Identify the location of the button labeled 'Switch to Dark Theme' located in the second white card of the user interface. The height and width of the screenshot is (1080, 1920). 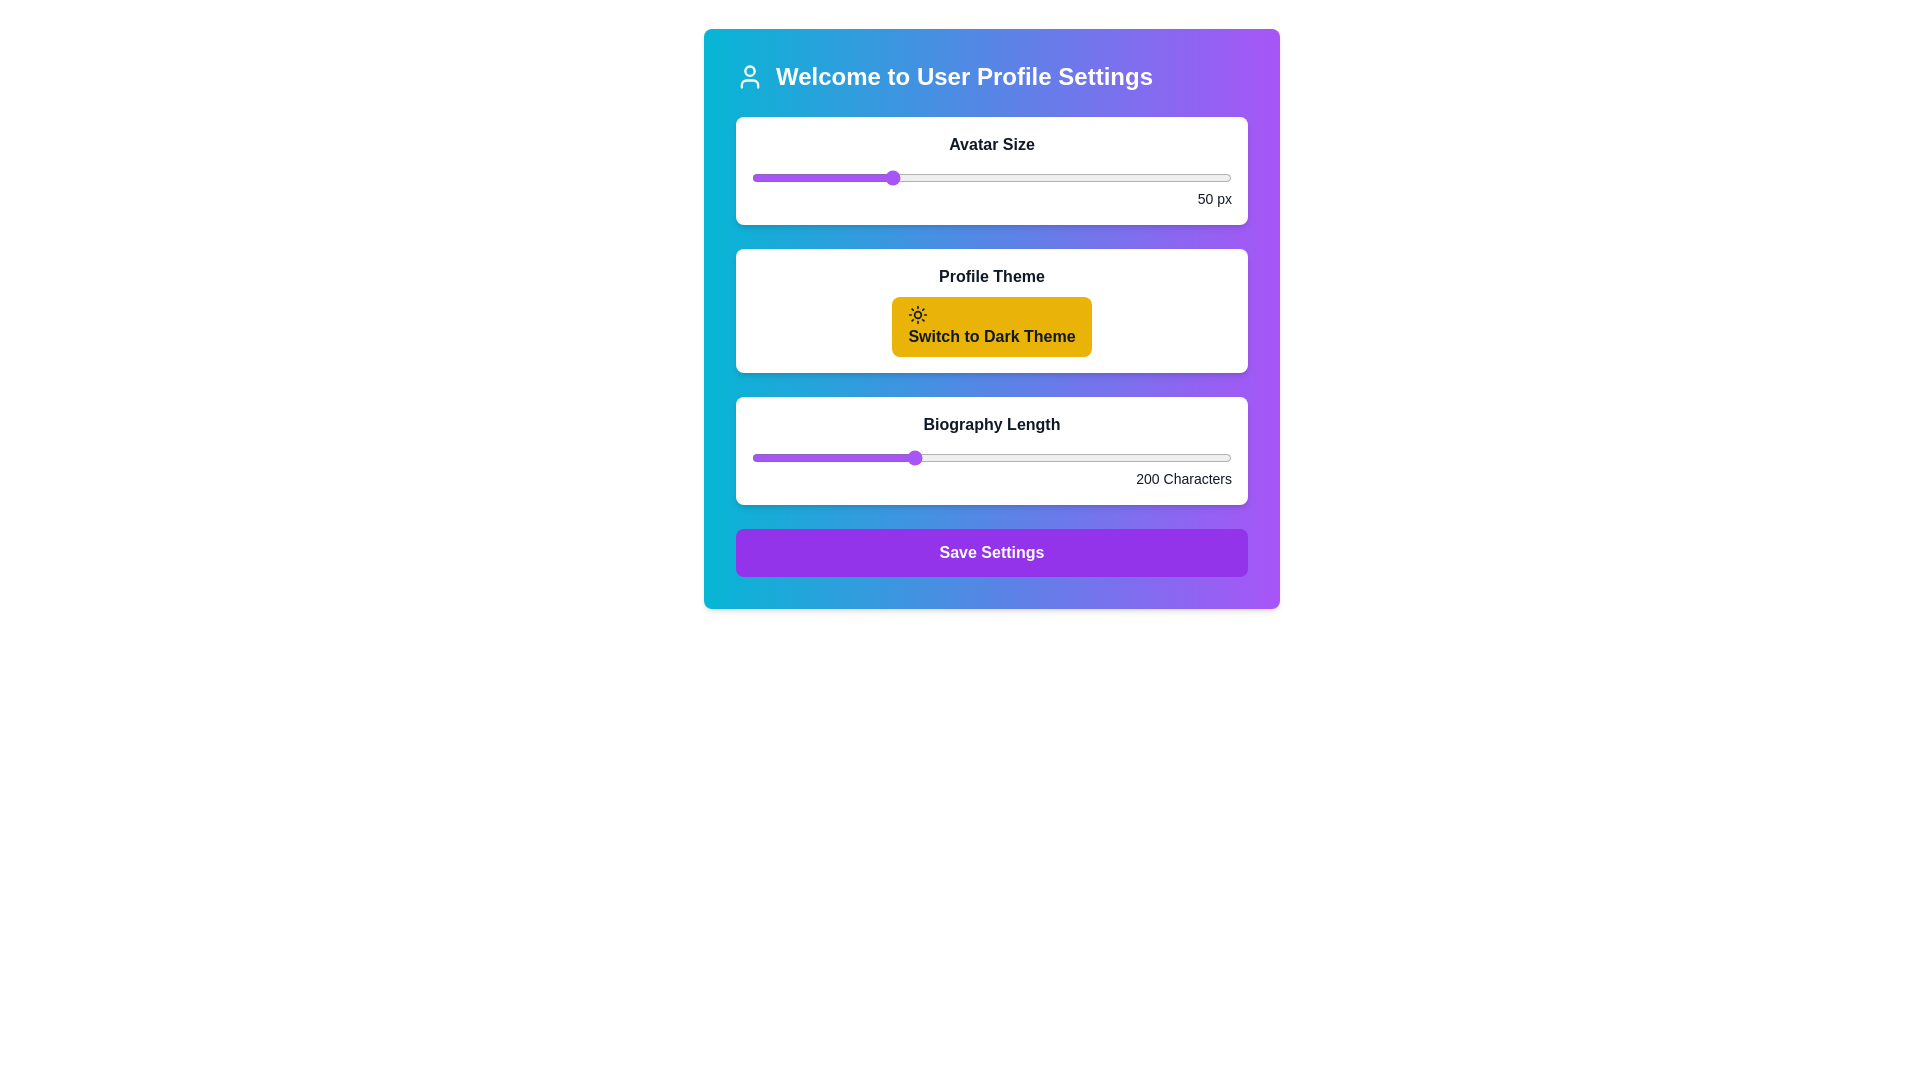
(992, 311).